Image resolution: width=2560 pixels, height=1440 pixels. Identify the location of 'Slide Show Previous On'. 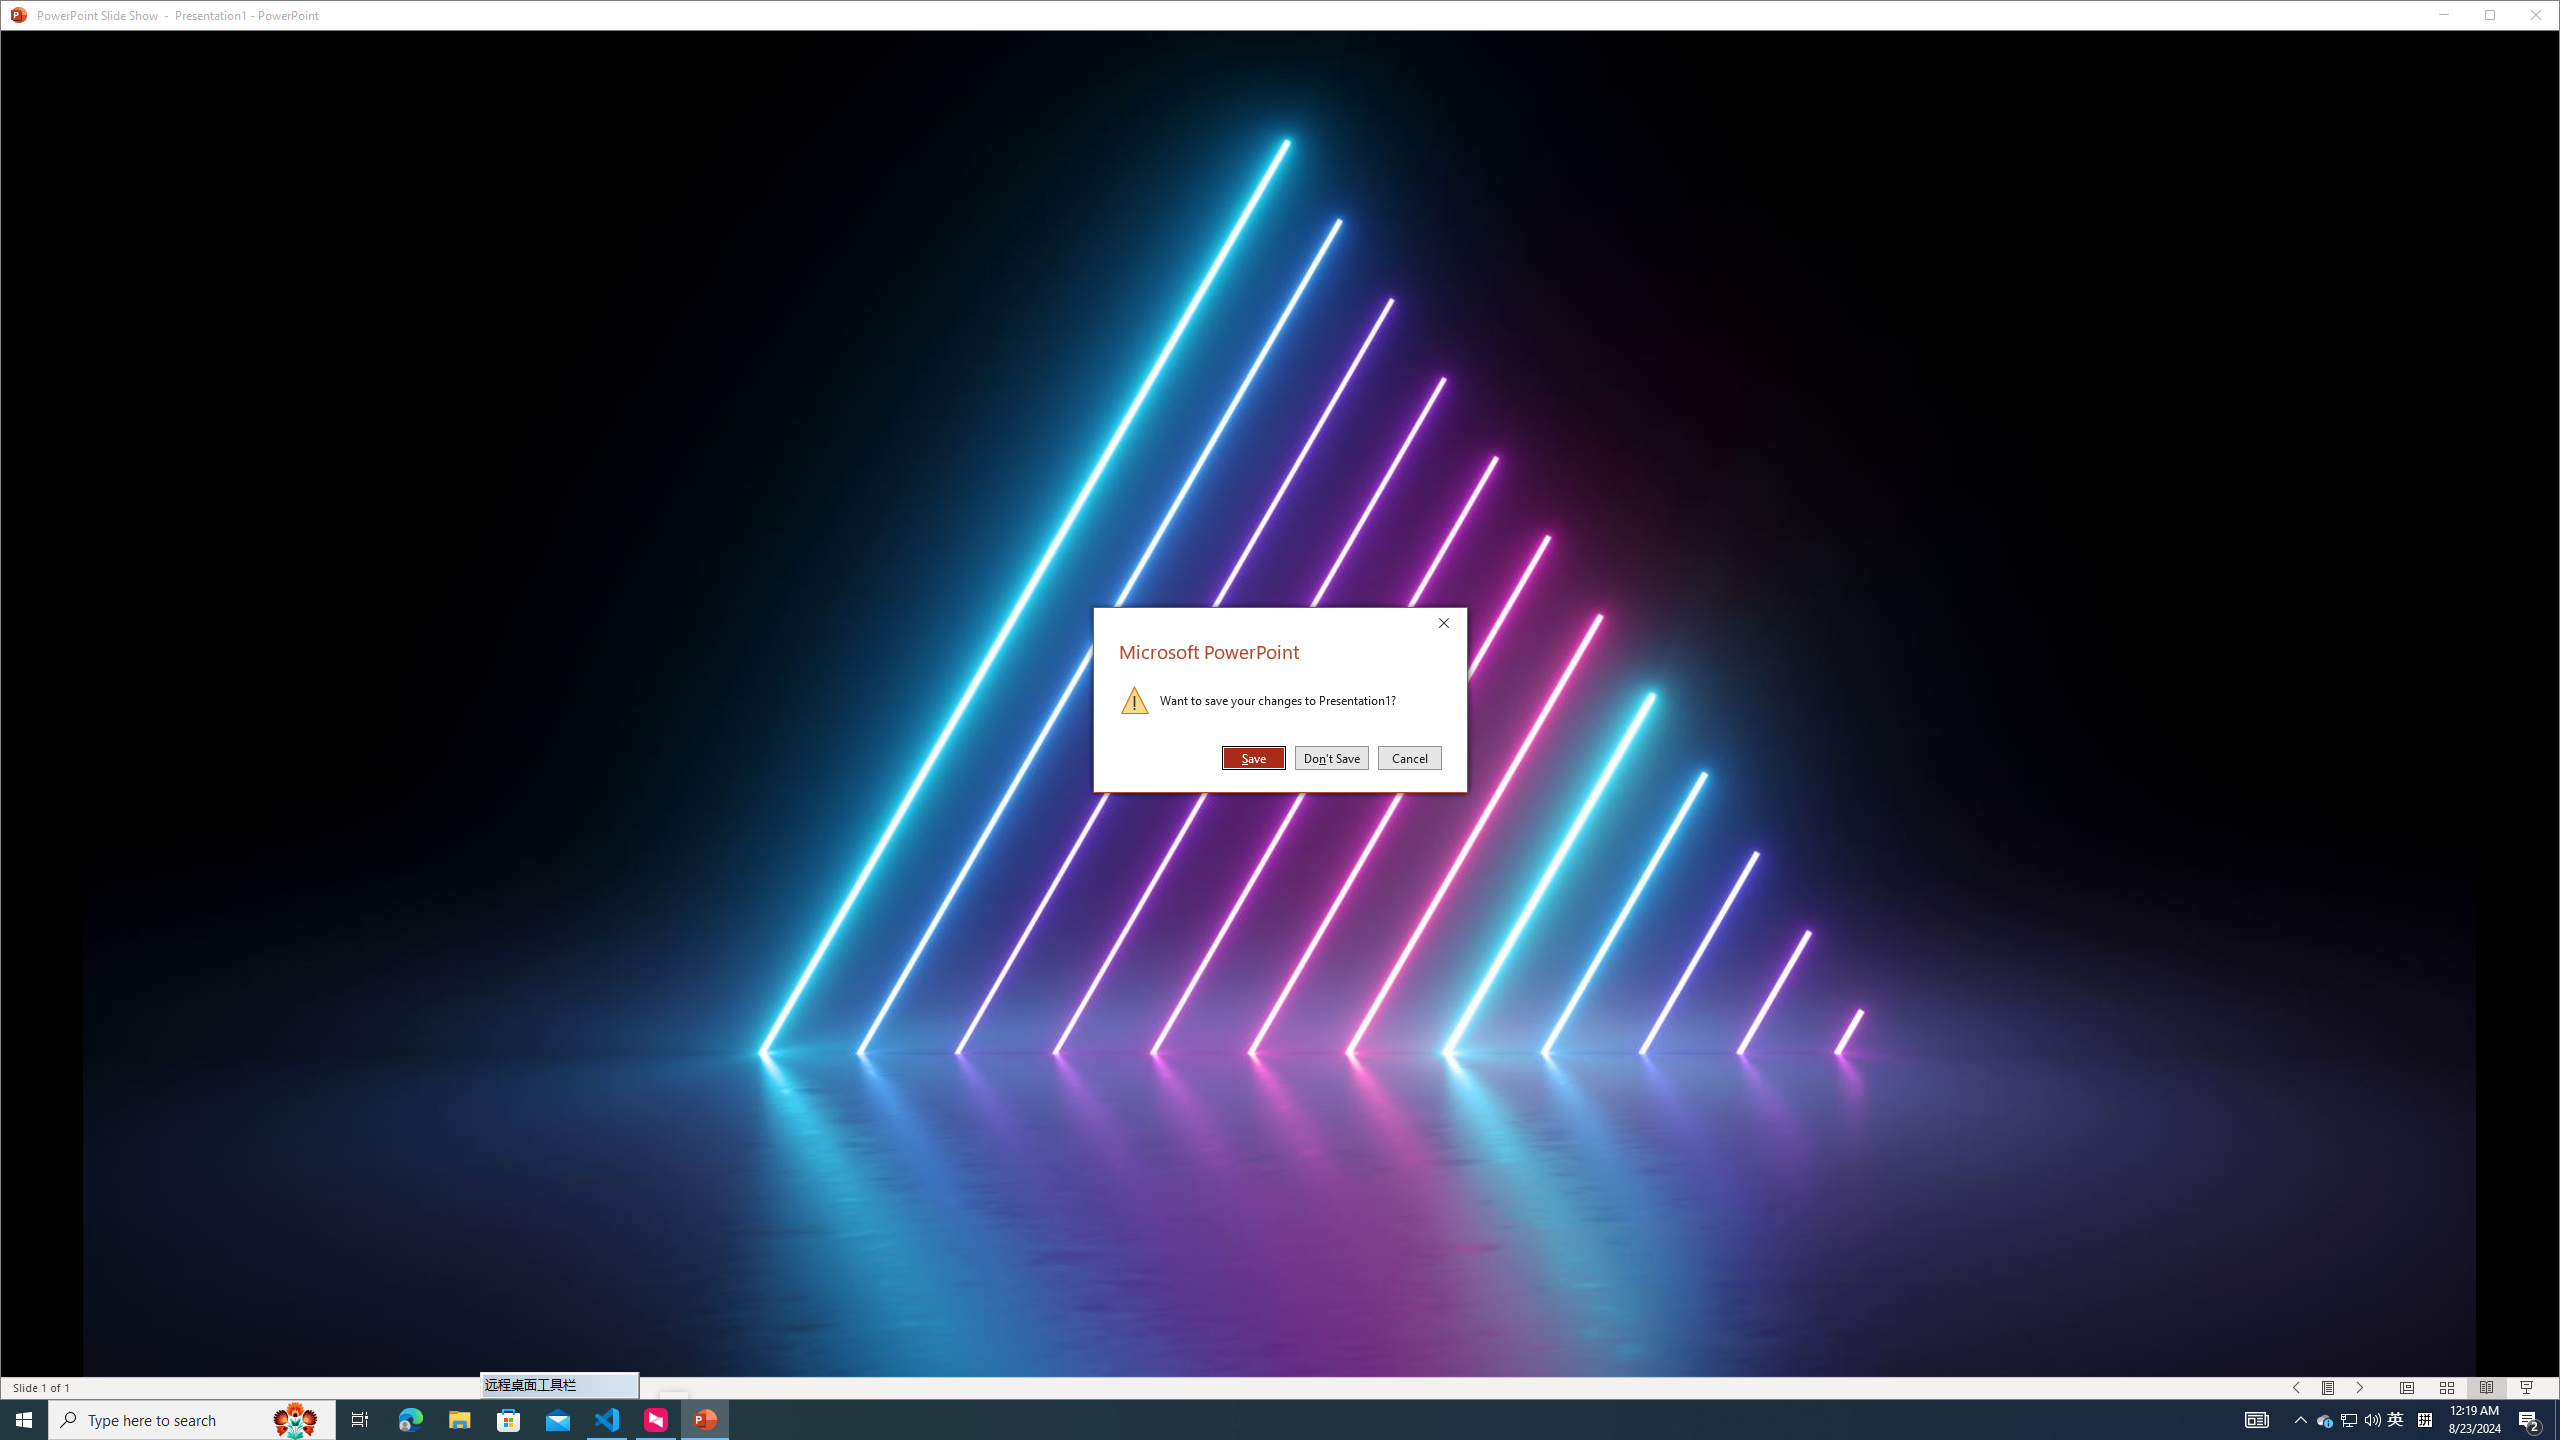
(2296, 1387).